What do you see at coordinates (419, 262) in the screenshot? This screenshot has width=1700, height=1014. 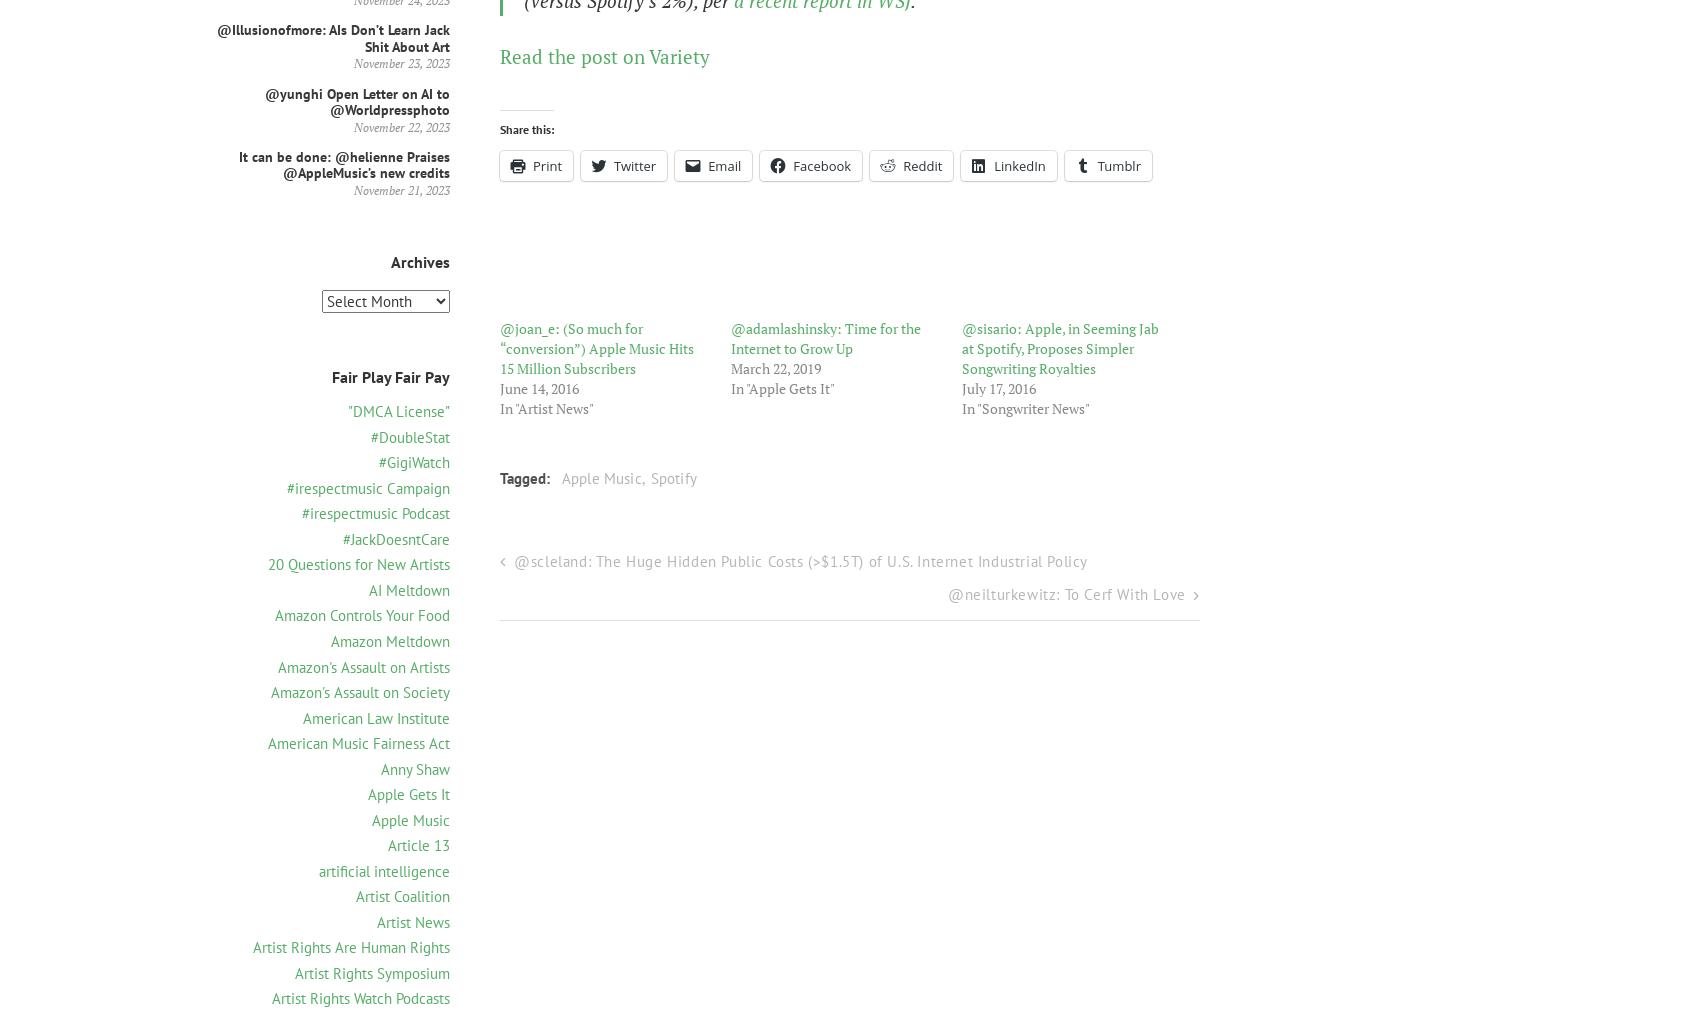 I see `'Archives'` at bounding box center [419, 262].